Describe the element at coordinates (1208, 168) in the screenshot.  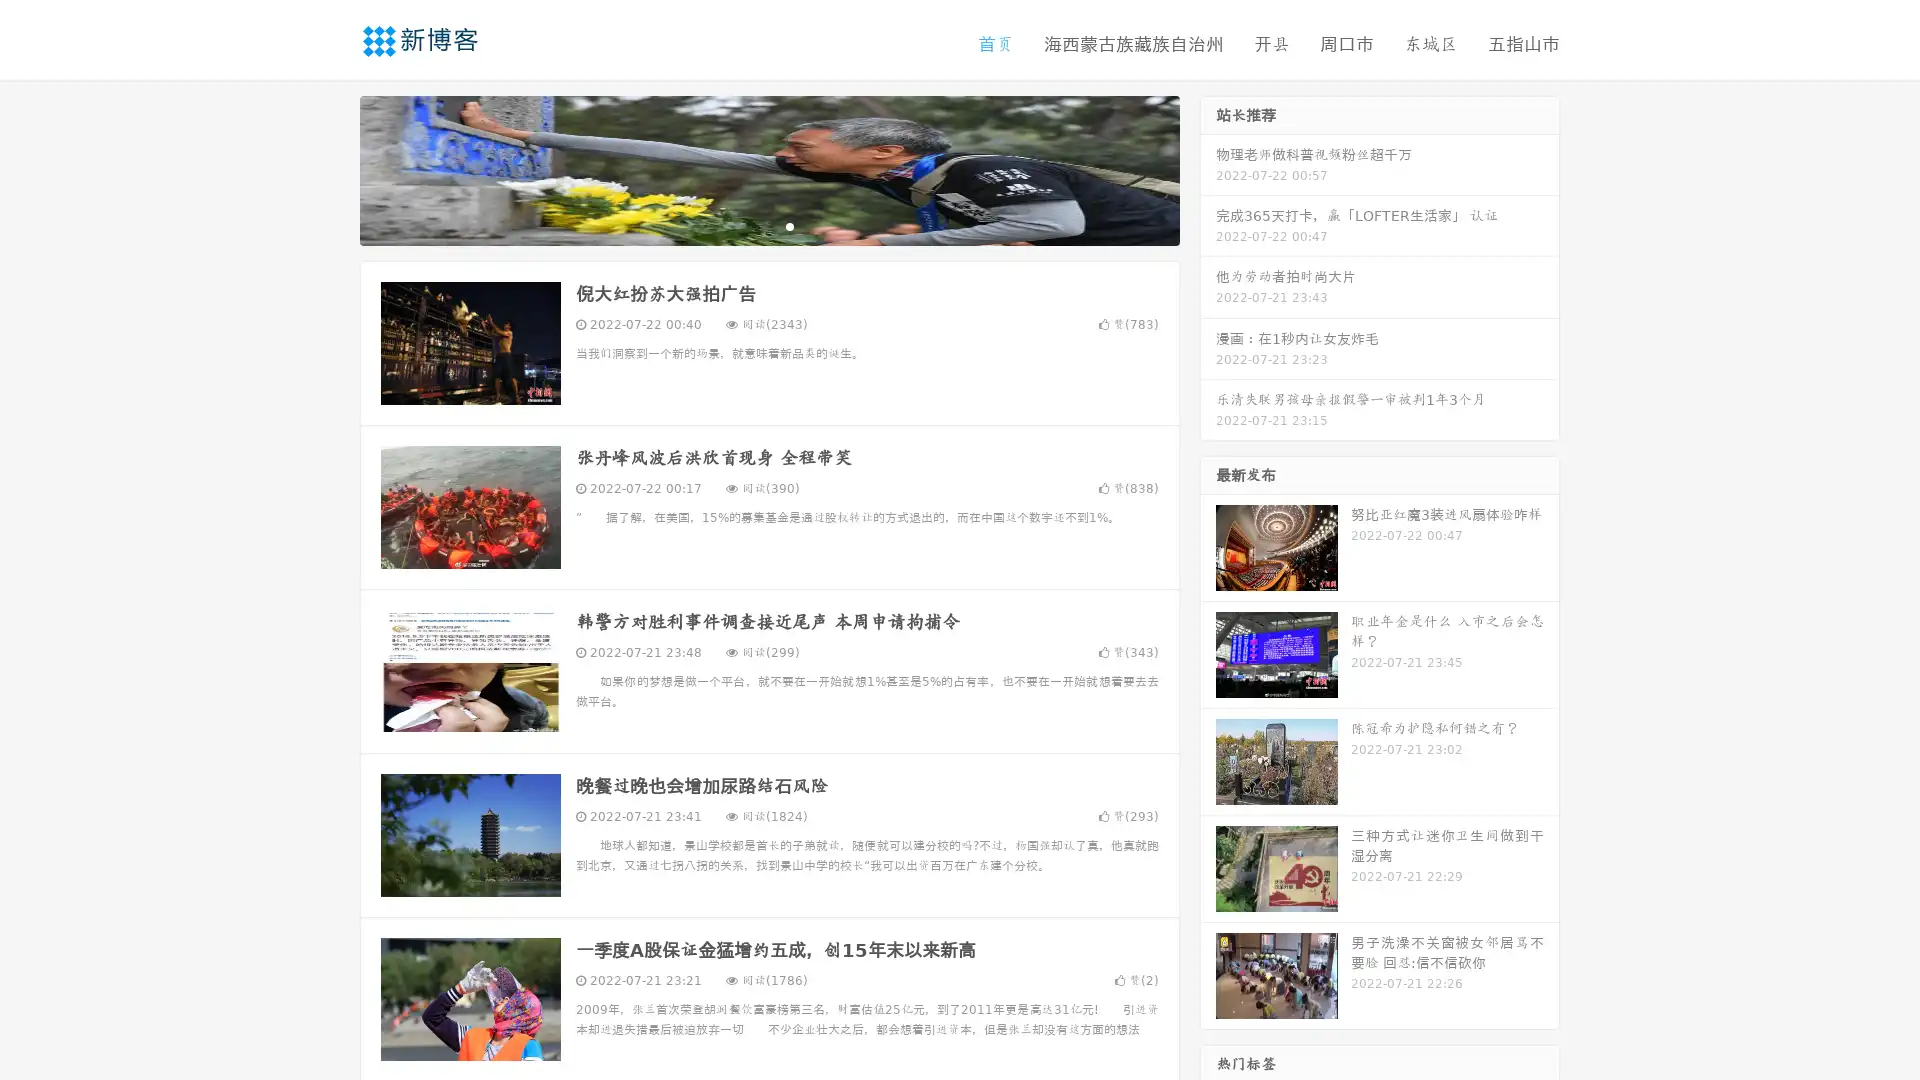
I see `Next slide` at that location.